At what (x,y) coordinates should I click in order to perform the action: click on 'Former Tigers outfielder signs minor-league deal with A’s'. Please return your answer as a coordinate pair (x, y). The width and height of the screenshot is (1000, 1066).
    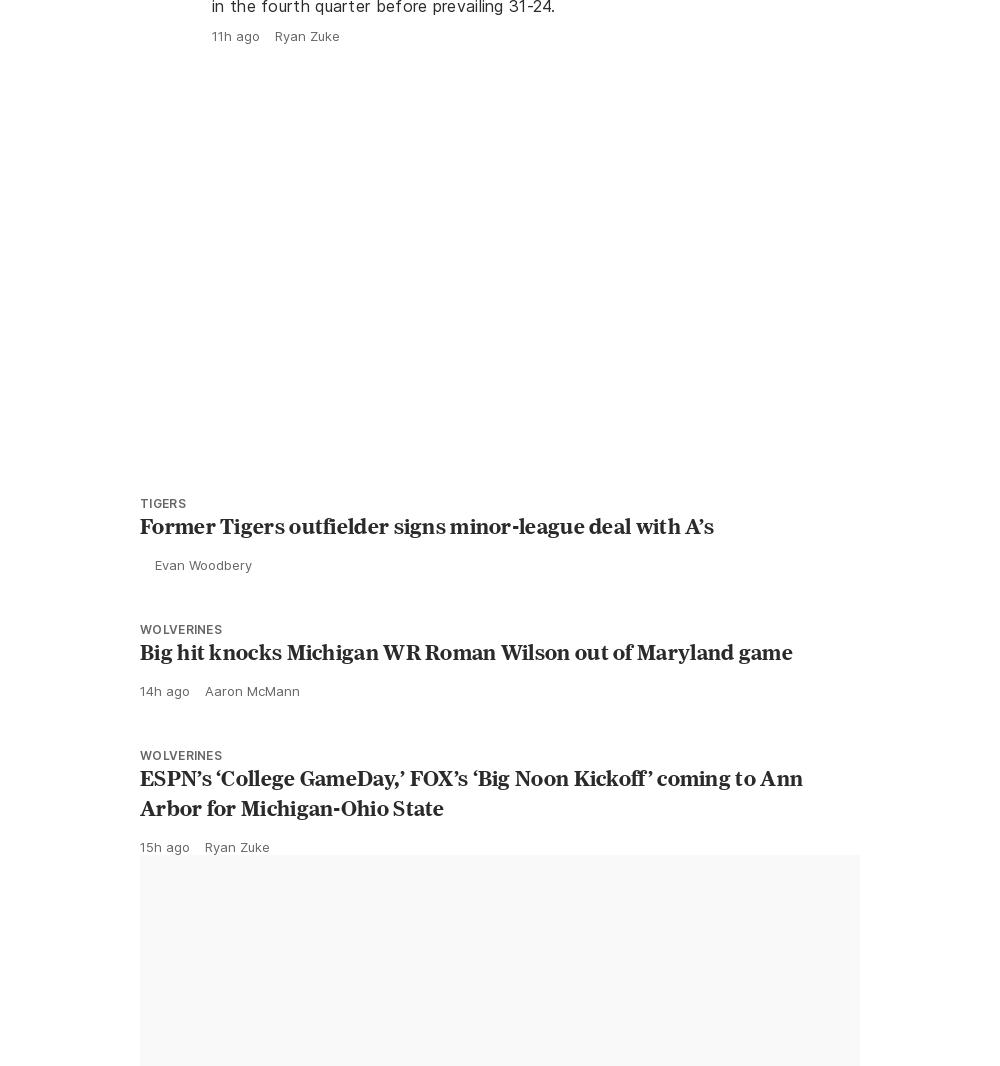
    Looking at the image, I should click on (427, 568).